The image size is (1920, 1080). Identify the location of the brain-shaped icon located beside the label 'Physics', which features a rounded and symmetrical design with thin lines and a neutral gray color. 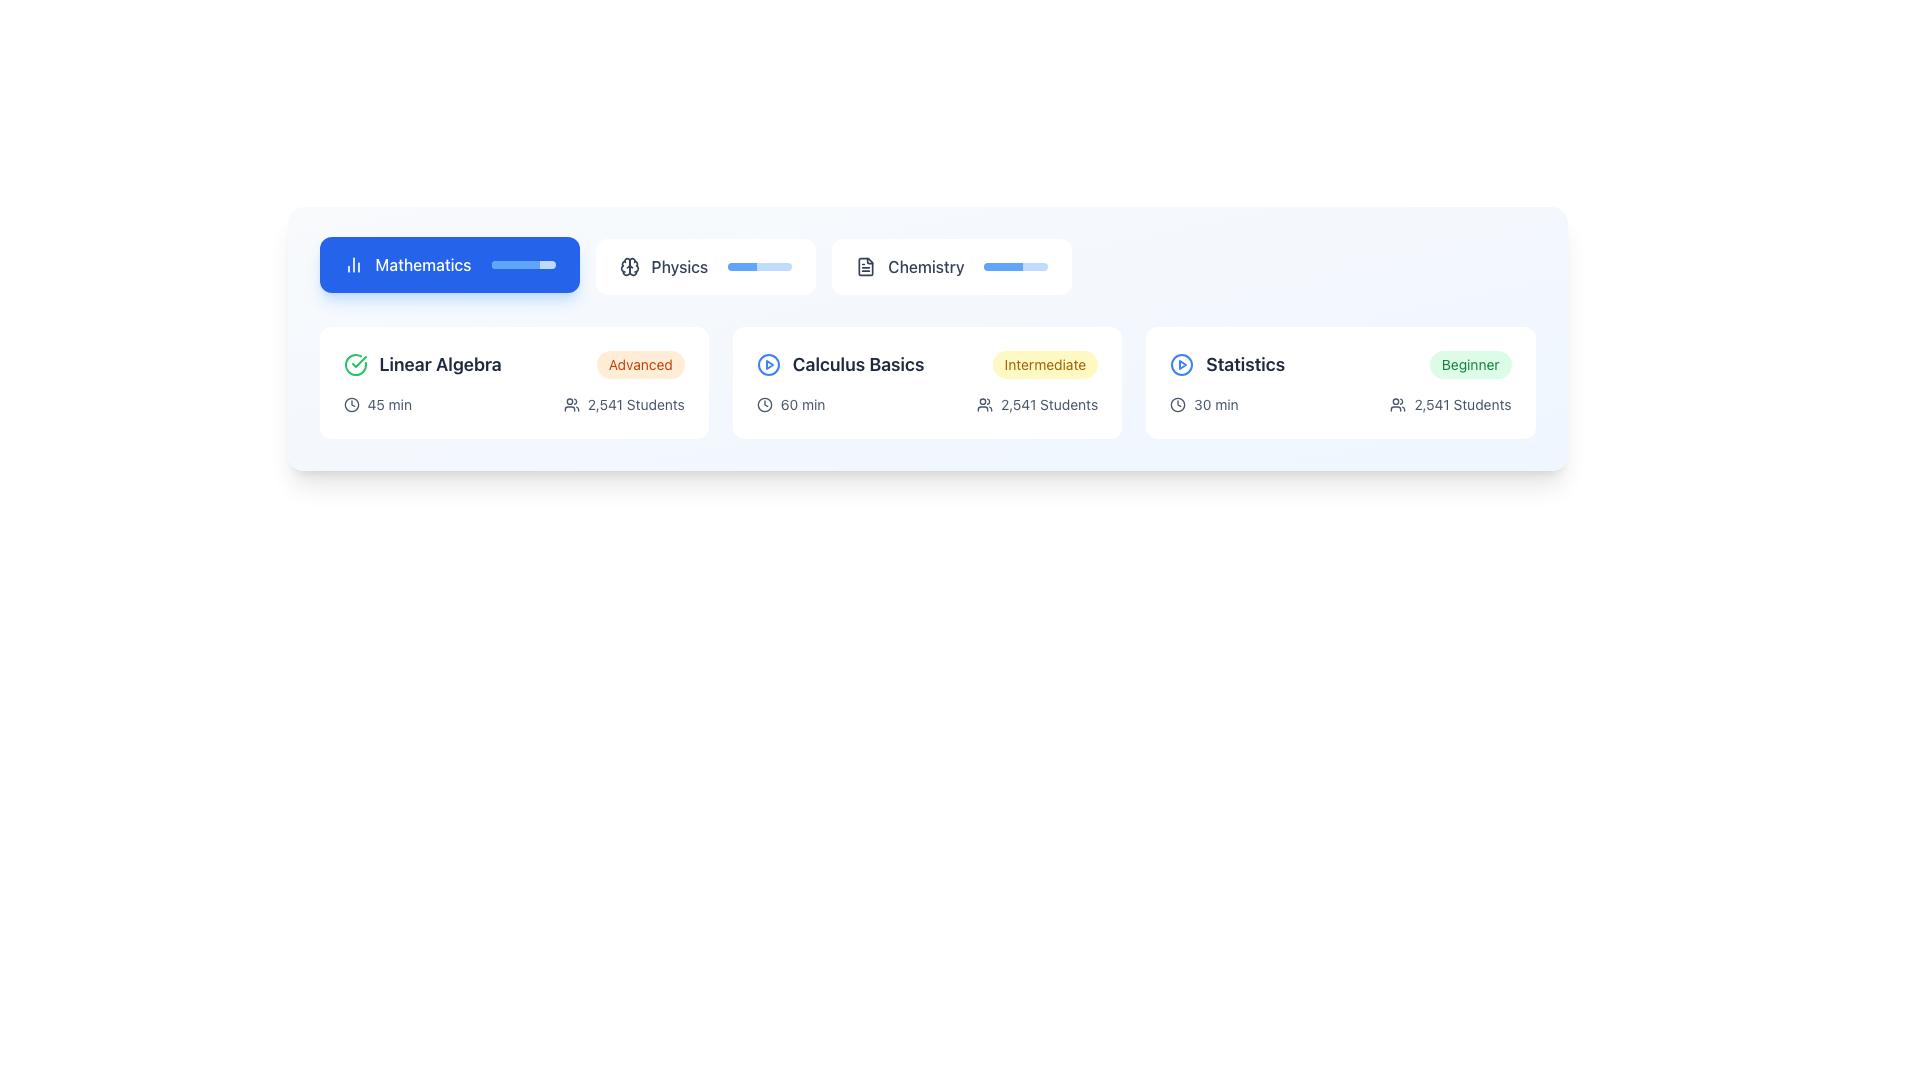
(628, 265).